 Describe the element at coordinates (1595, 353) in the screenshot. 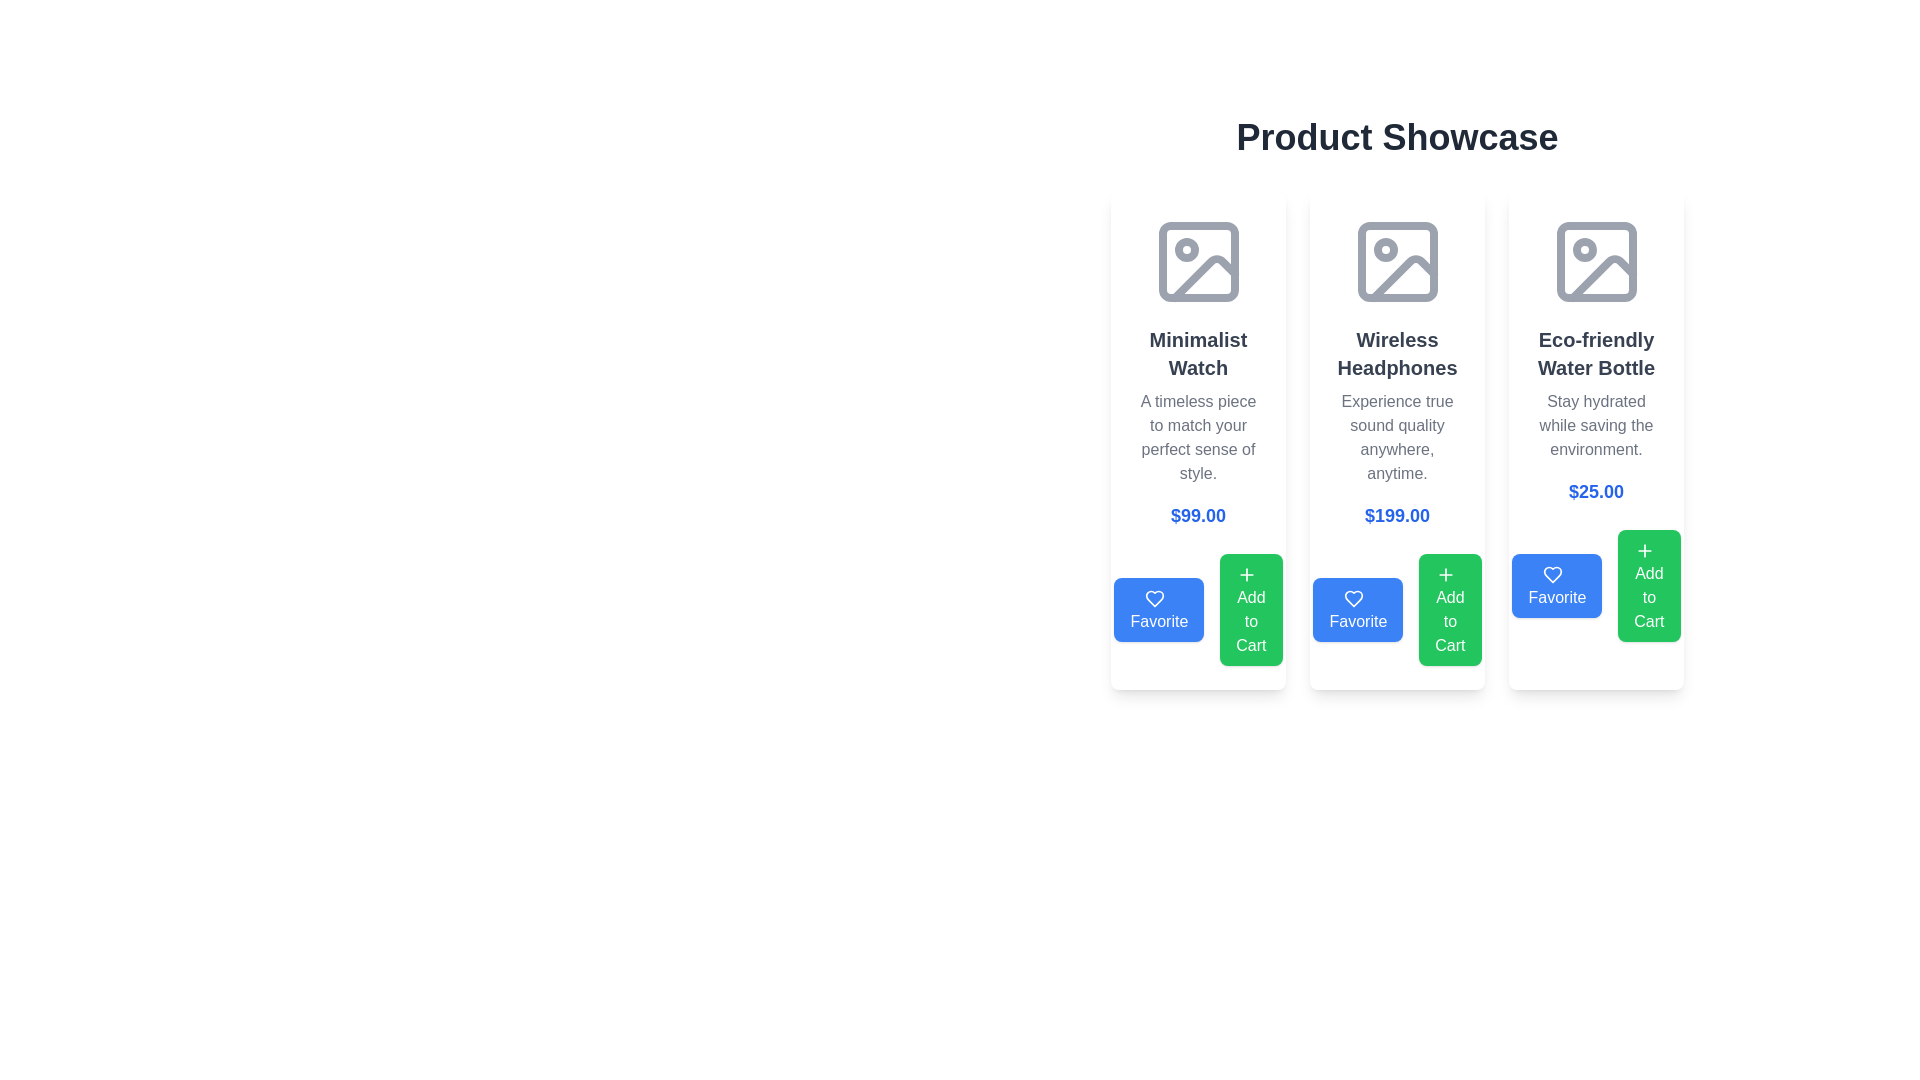

I see `the text label that serves as the title for the product, located in the third product panel from the left, near the top, directly below an image placeholder` at that location.